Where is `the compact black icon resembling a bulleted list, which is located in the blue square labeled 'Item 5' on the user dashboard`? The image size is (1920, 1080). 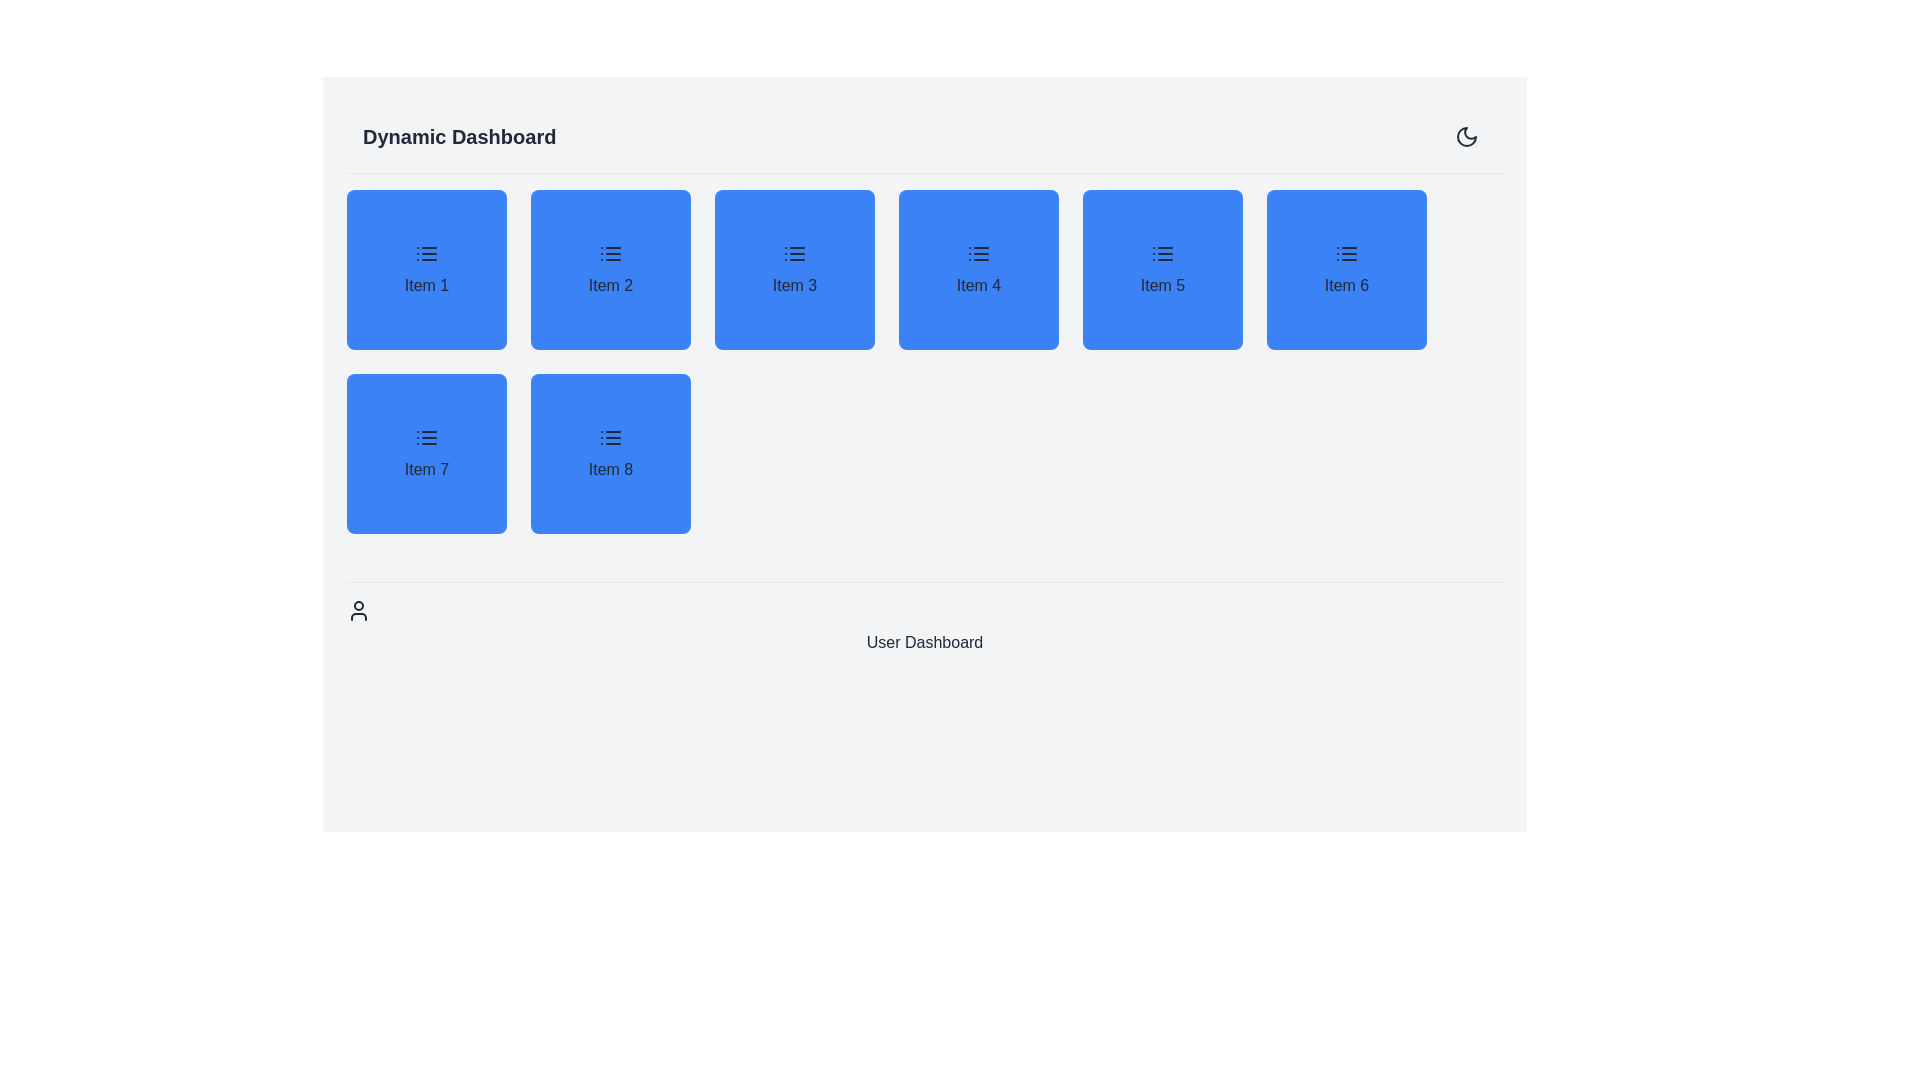
the compact black icon resembling a bulleted list, which is located in the blue square labeled 'Item 5' on the user dashboard is located at coordinates (1162, 253).